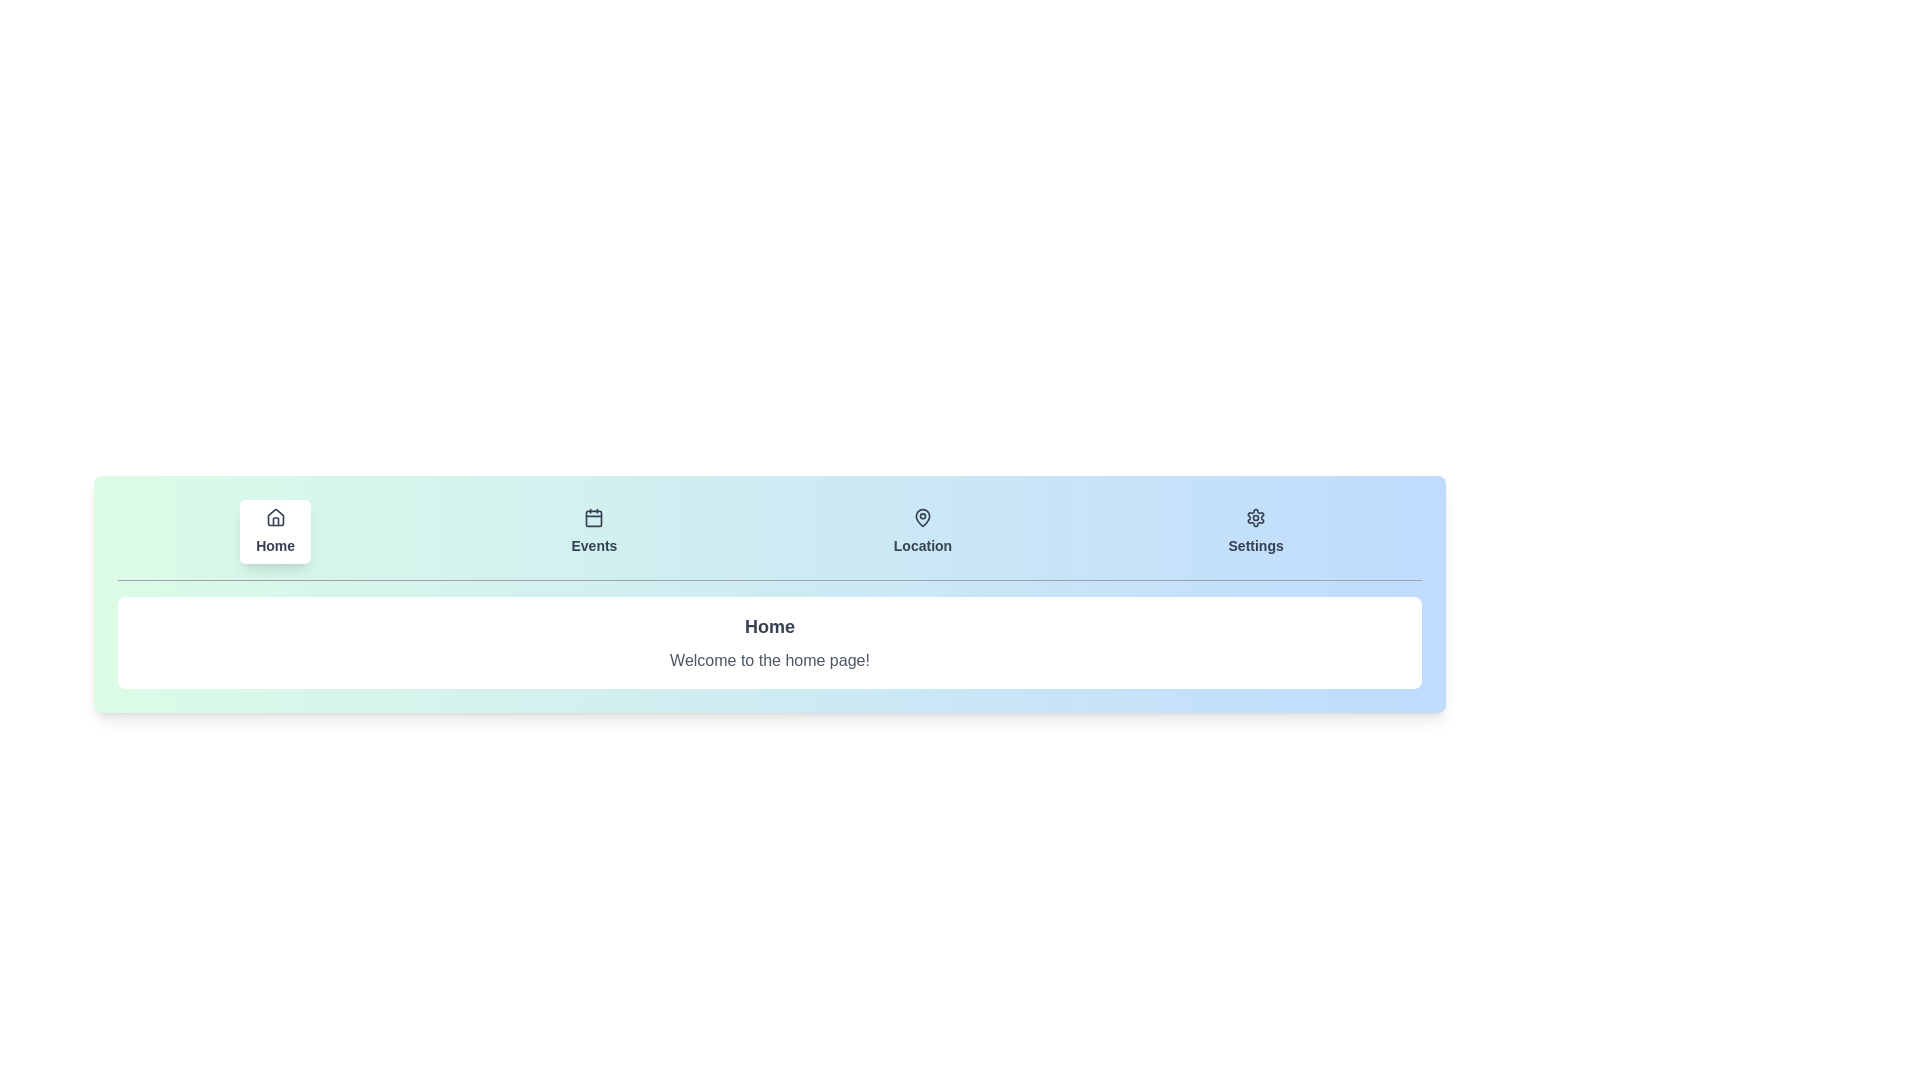 This screenshot has height=1080, width=1920. What do you see at coordinates (274, 531) in the screenshot?
I see `the tab labeled Home to observe the visual feedback` at bounding box center [274, 531].